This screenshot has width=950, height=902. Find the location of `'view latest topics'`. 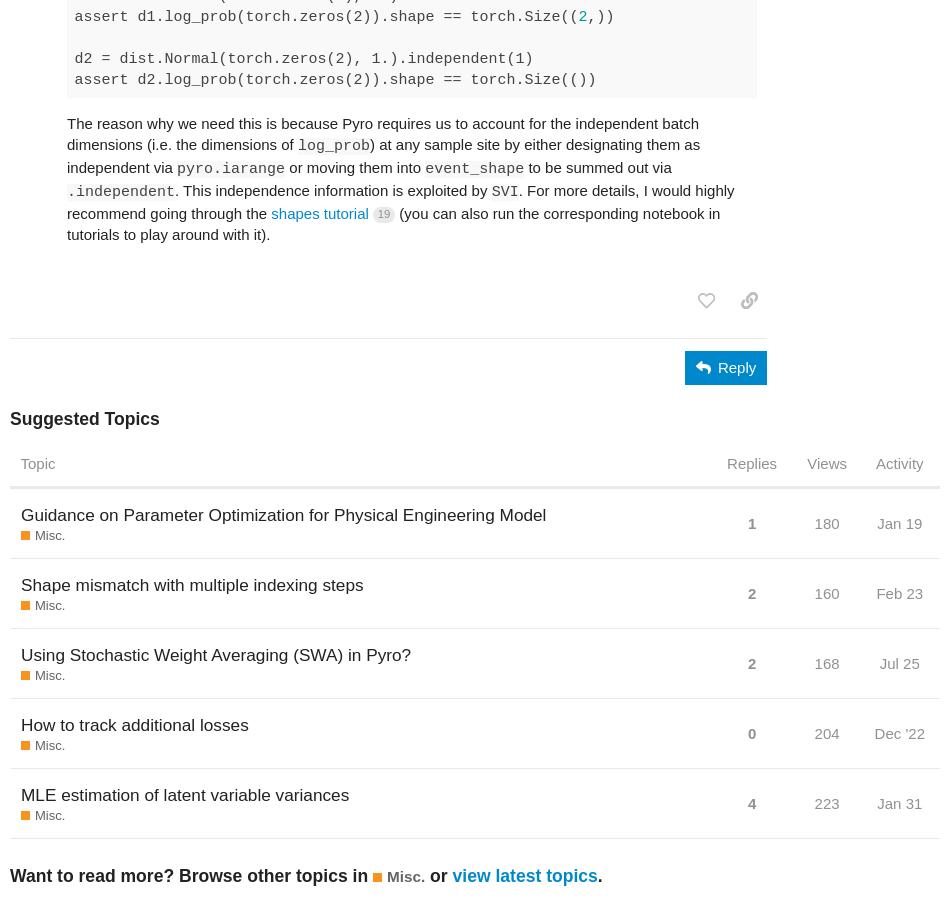

'view latest topics' is located at coordinates (524, 876).